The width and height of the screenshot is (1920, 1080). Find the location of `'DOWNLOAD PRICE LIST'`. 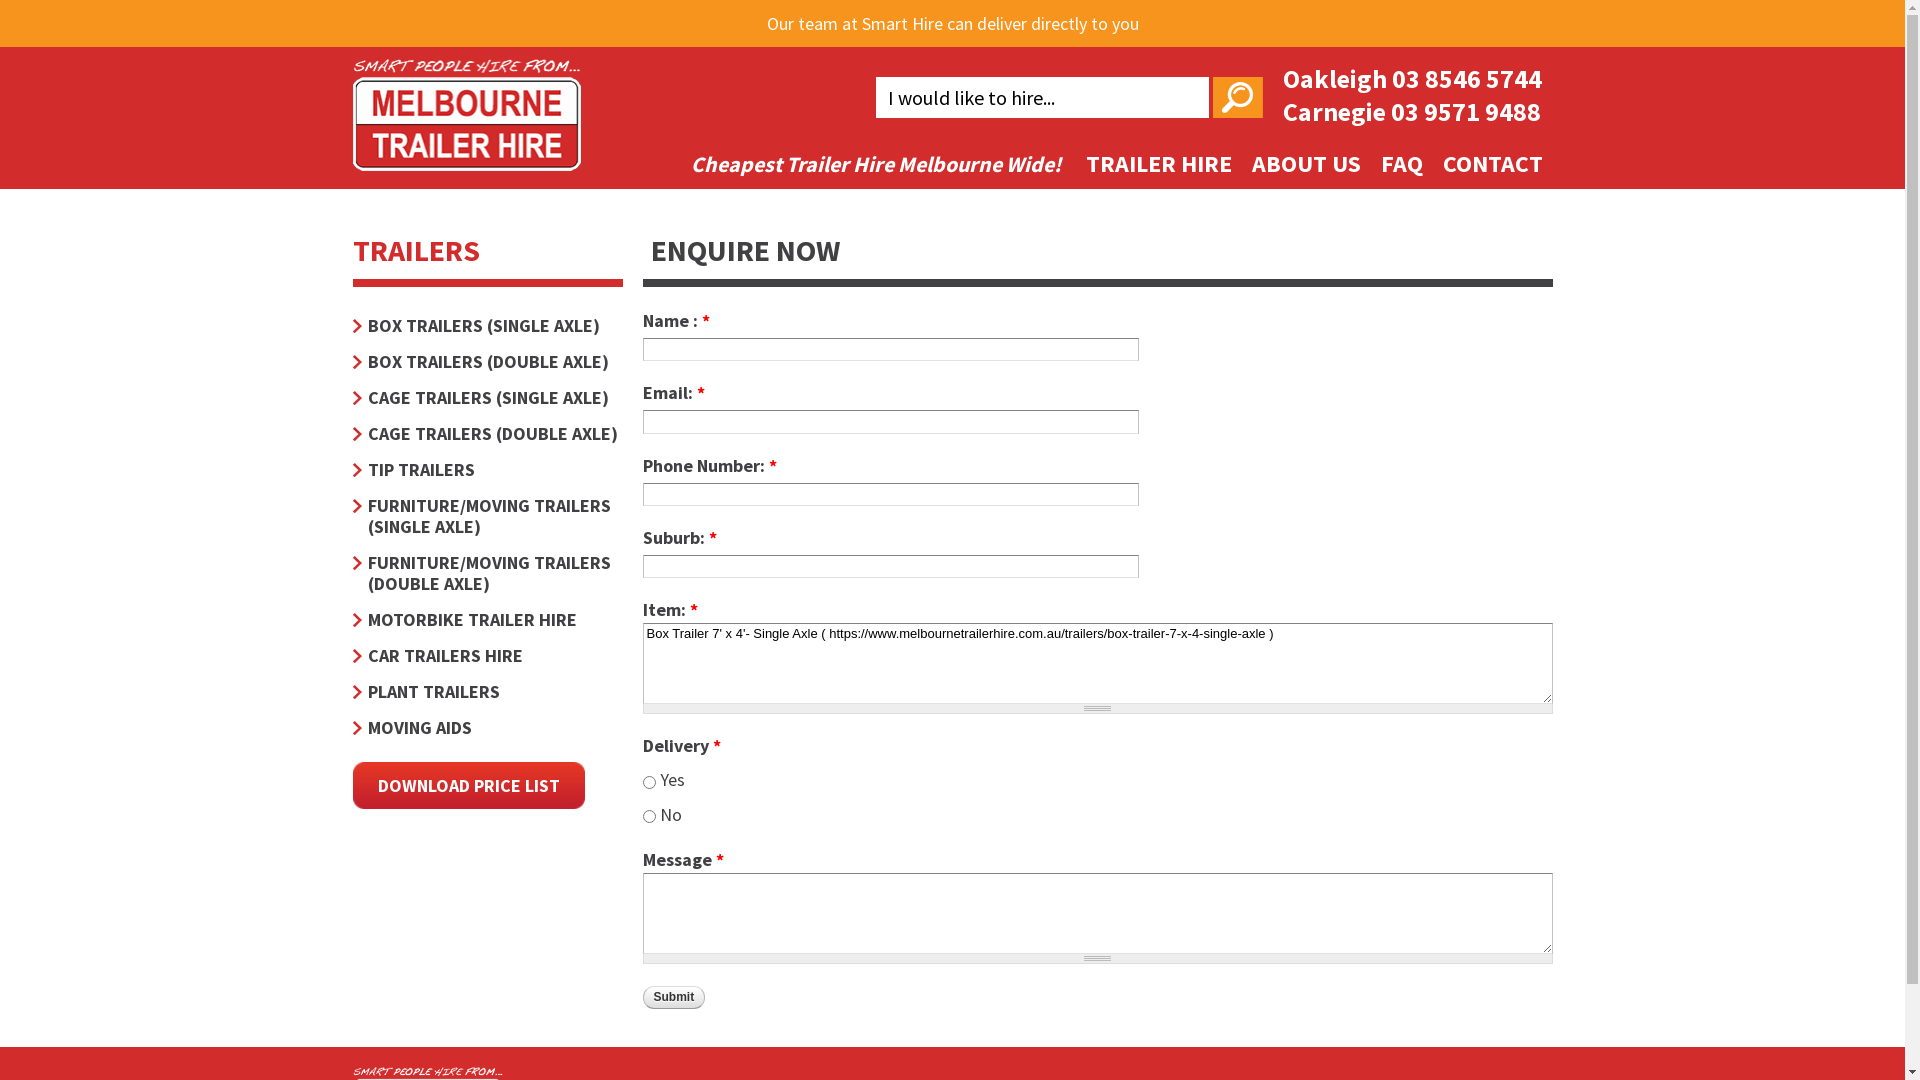

'DOWNLOAD PRICE LIST' is located at coordinates (466, 784).